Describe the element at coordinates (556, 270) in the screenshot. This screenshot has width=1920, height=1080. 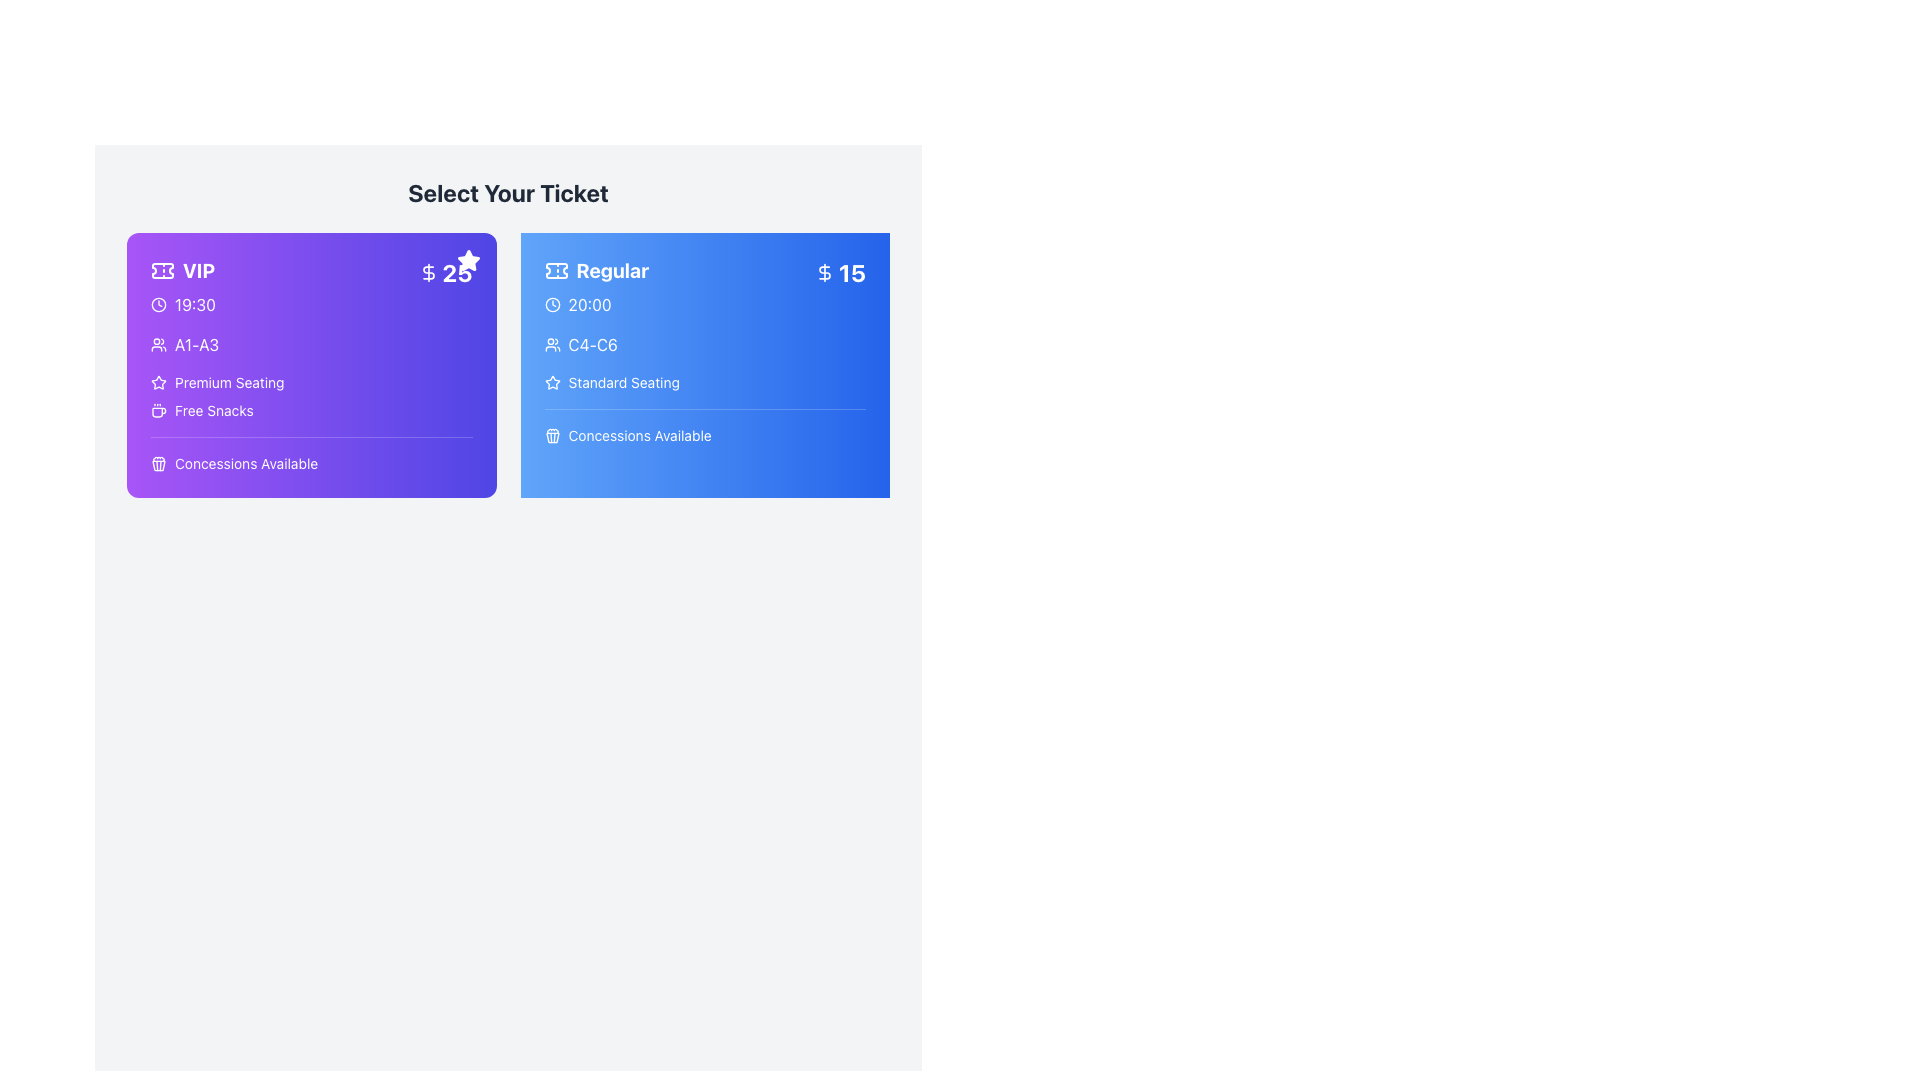
I see `the decorative icon located to the left of the text 'Regular' in the blue ticket option card` at that location.